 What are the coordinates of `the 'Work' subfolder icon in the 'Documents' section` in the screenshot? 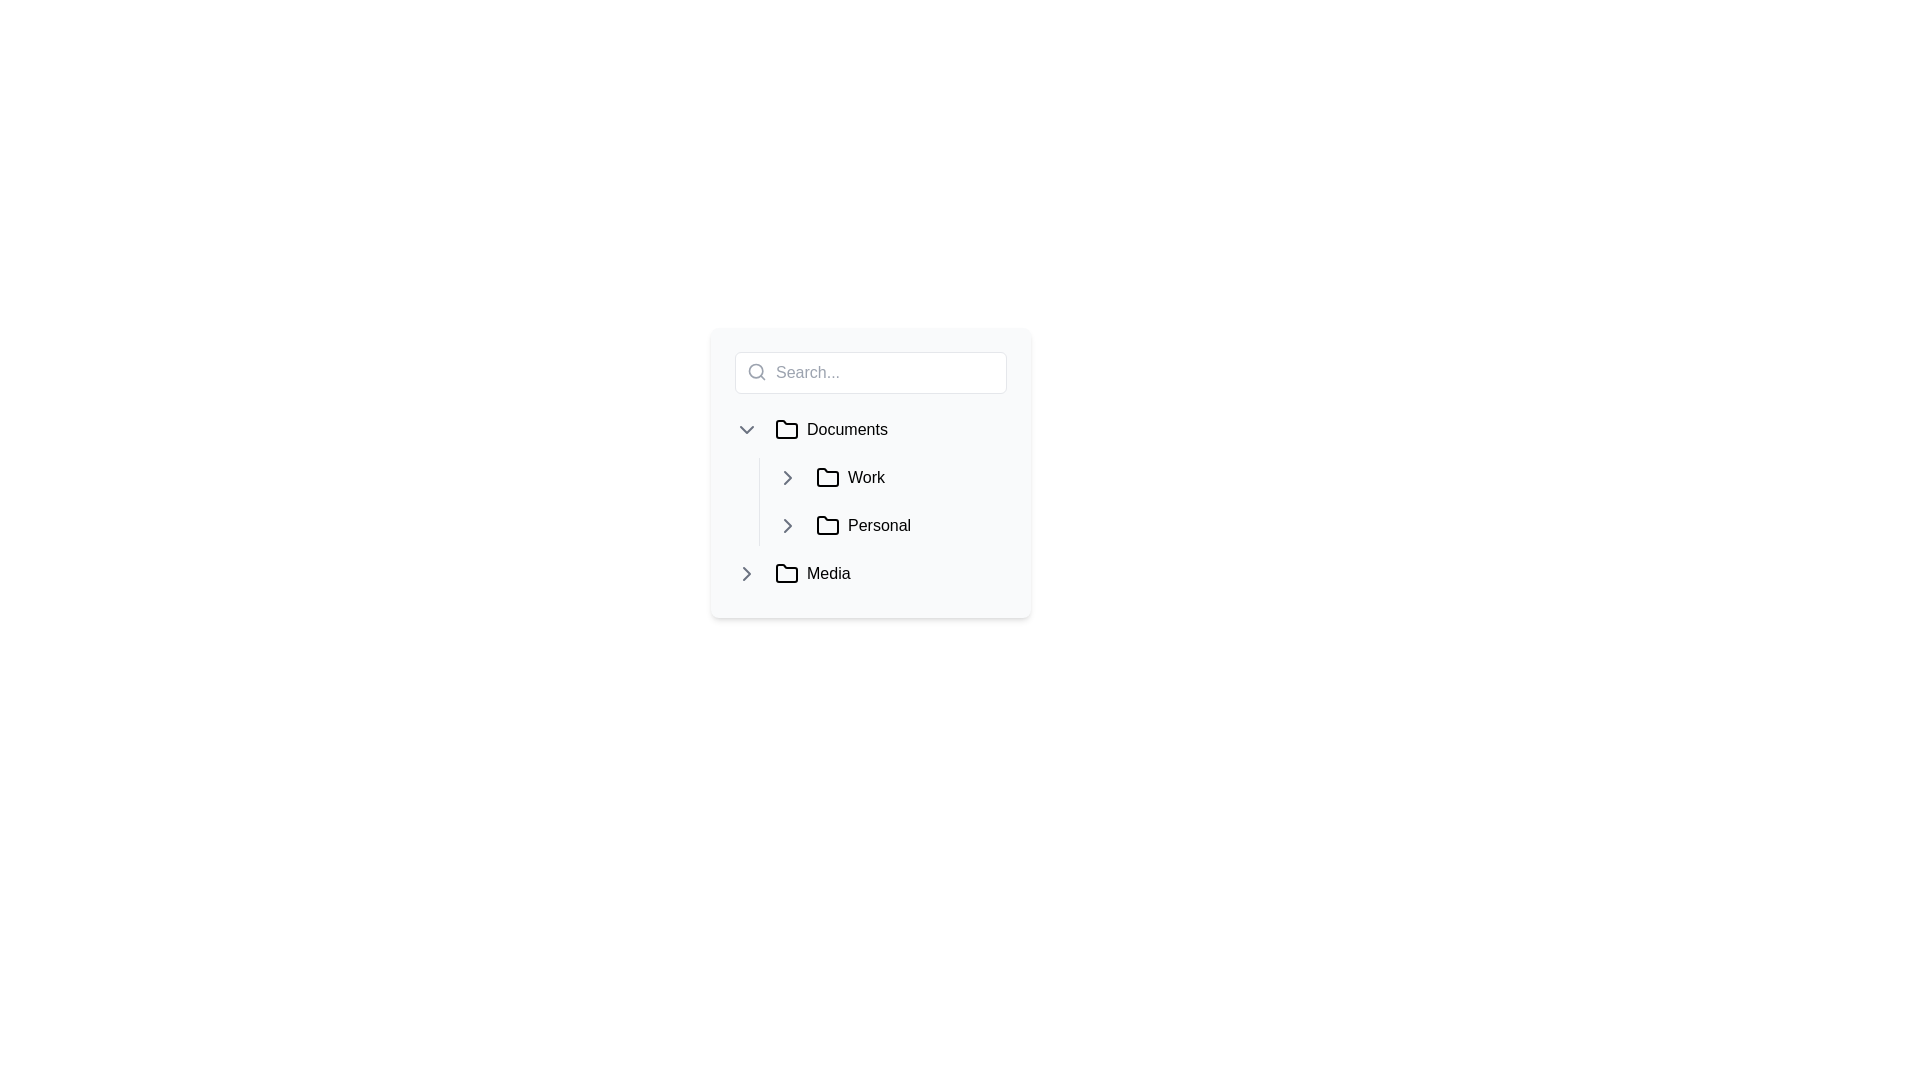 It's located at (828, 477).